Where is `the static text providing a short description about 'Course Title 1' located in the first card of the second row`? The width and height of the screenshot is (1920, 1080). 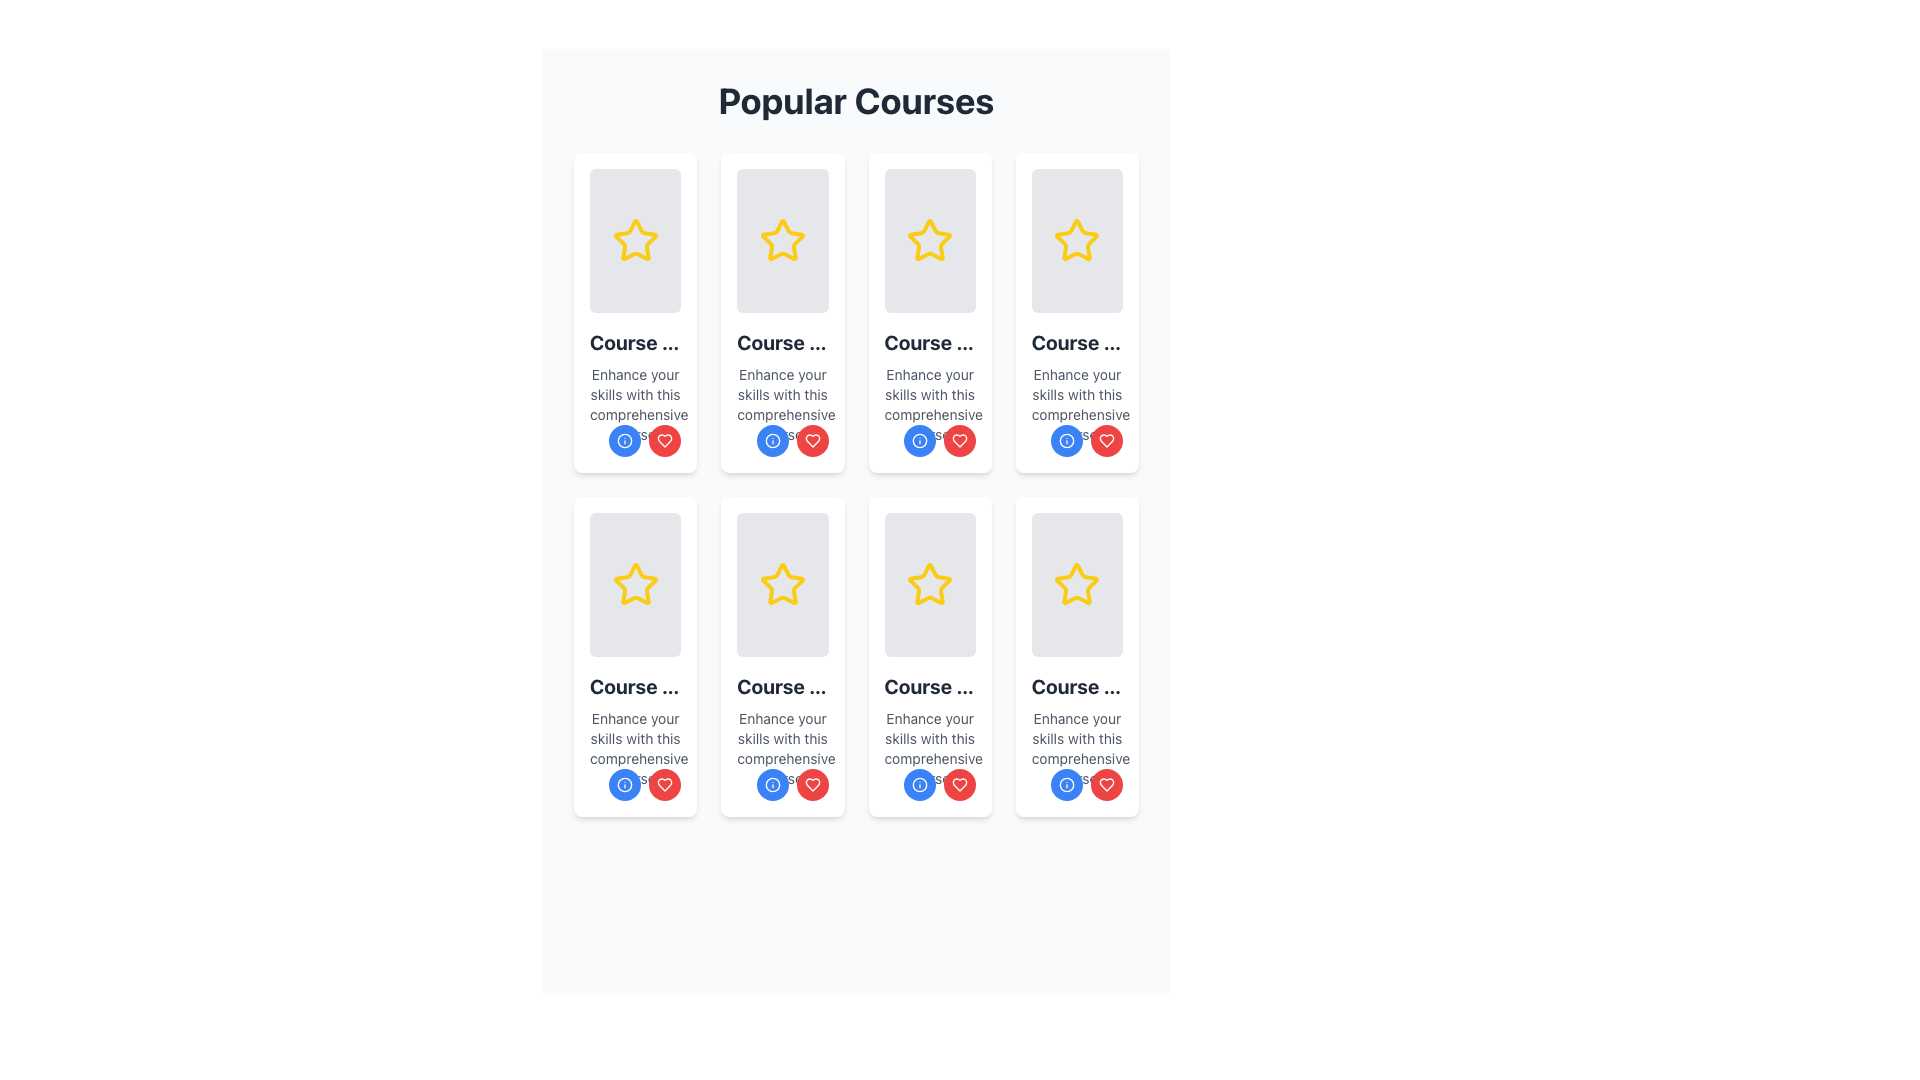
the static text providing a short description about 'Course Title 1' located in the first card of the second row is located at coordinates (634, 405).